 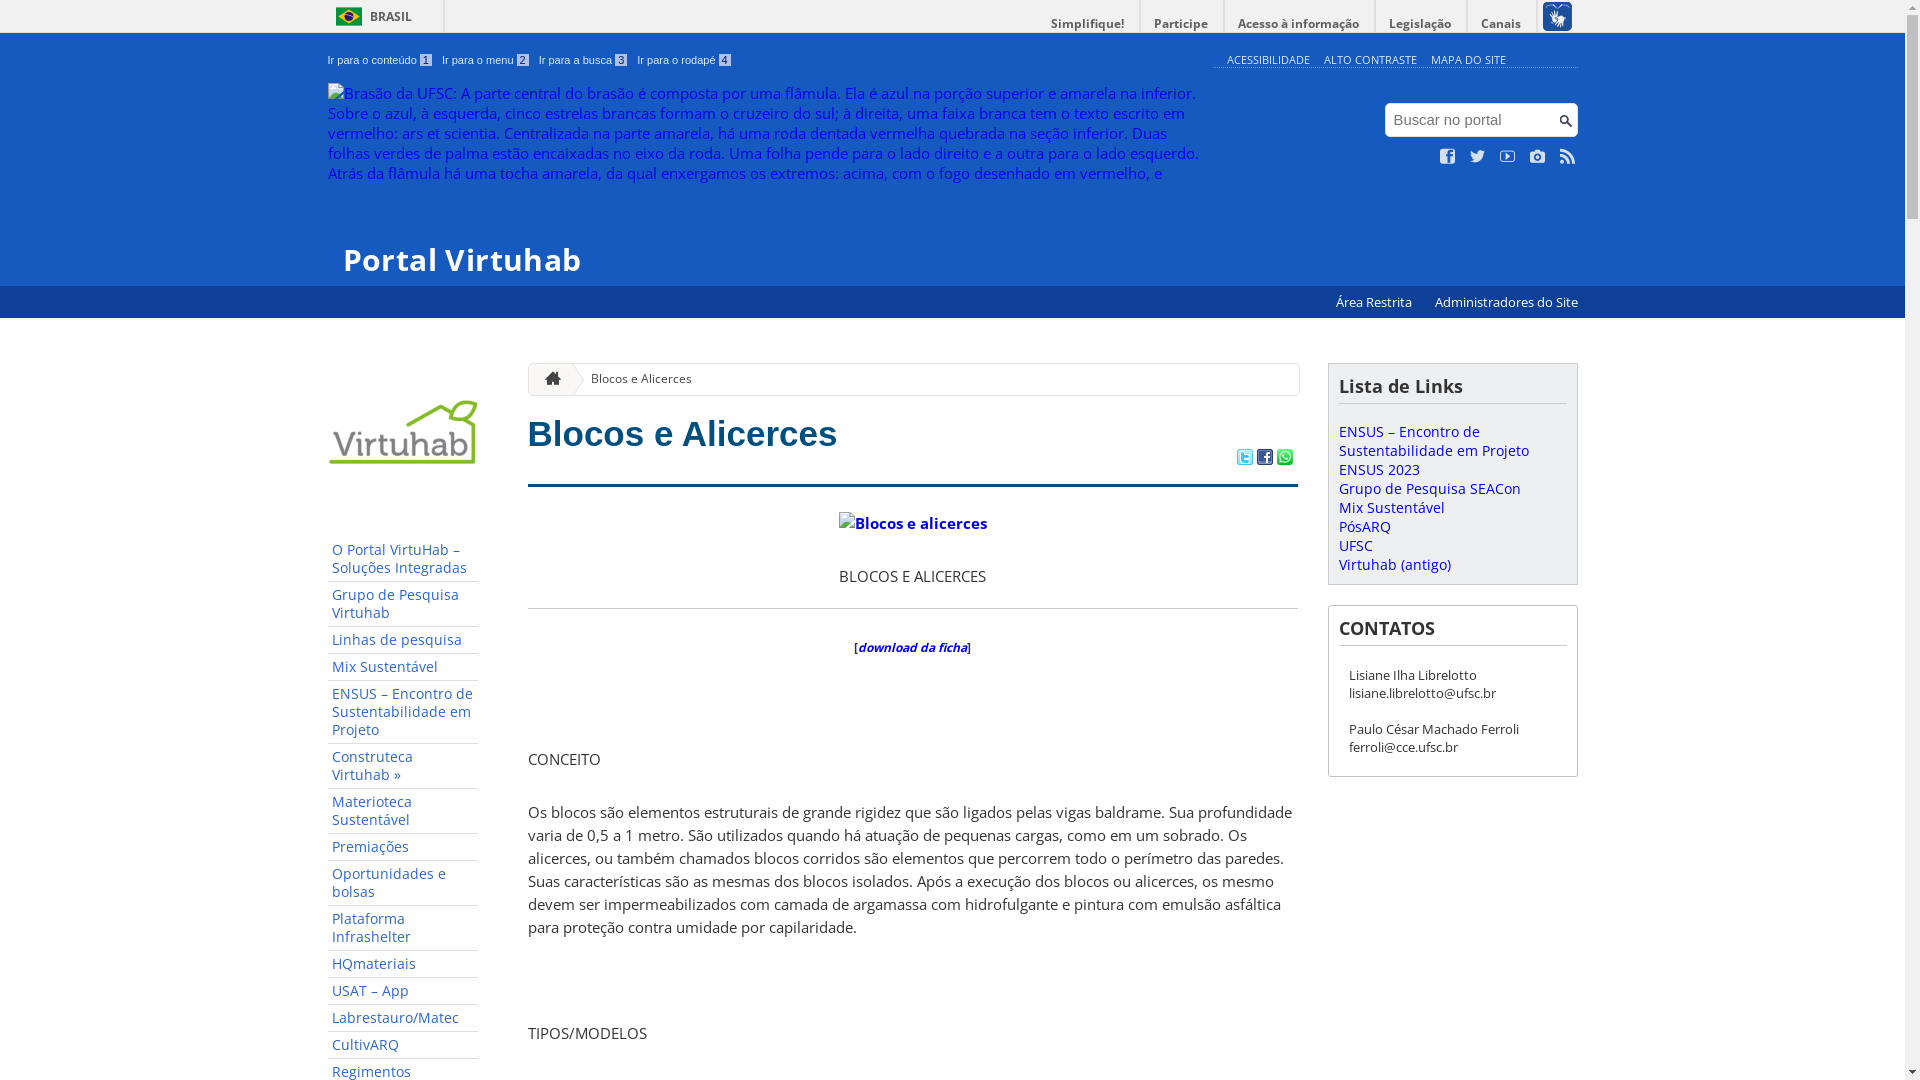 What do you see at coordinates (402, 963) in the screenshot?
I see `'HQmateriais'` at bounding box center [402, 963].